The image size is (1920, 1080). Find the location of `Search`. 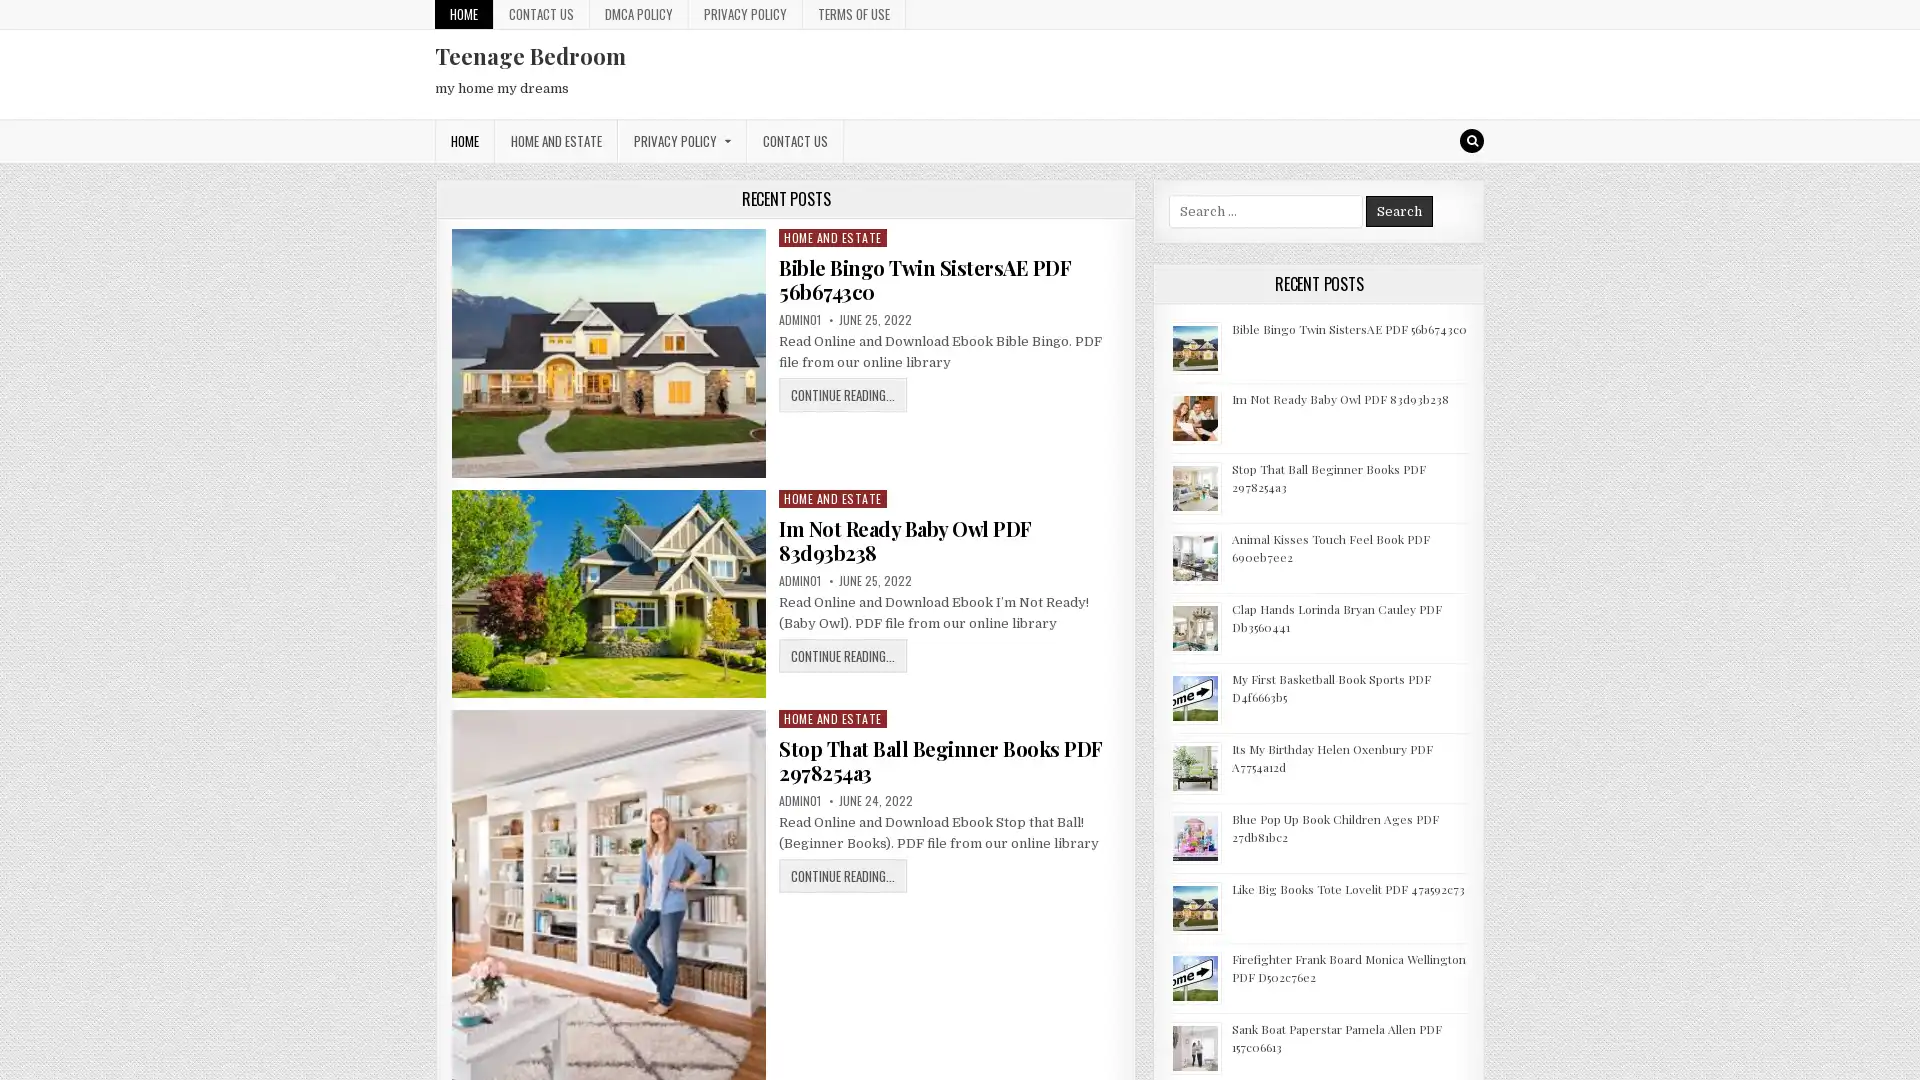

Search is located at coordinates (1398, 211).